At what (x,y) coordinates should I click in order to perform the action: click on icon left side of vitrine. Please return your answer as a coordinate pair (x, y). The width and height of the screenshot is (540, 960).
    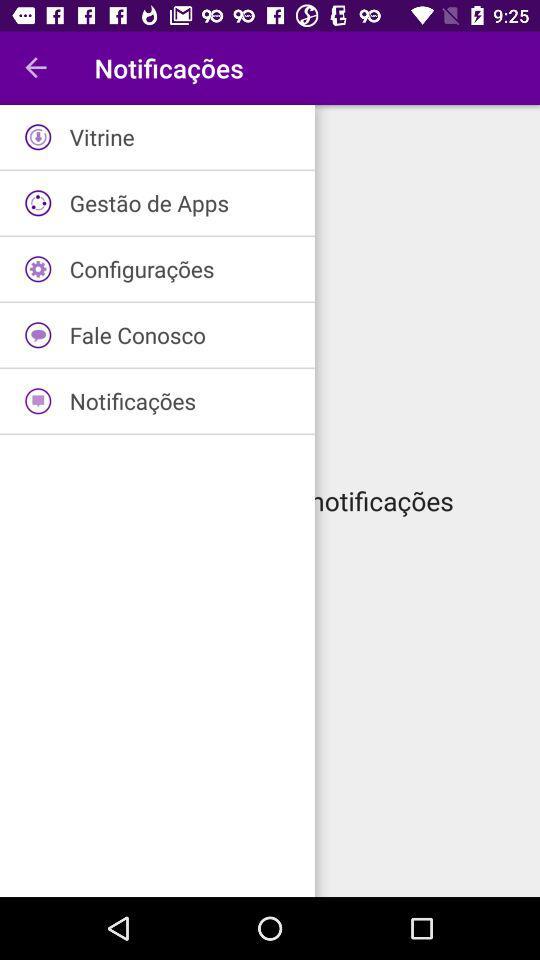
    Looking at the image, I should click on (38, 136).